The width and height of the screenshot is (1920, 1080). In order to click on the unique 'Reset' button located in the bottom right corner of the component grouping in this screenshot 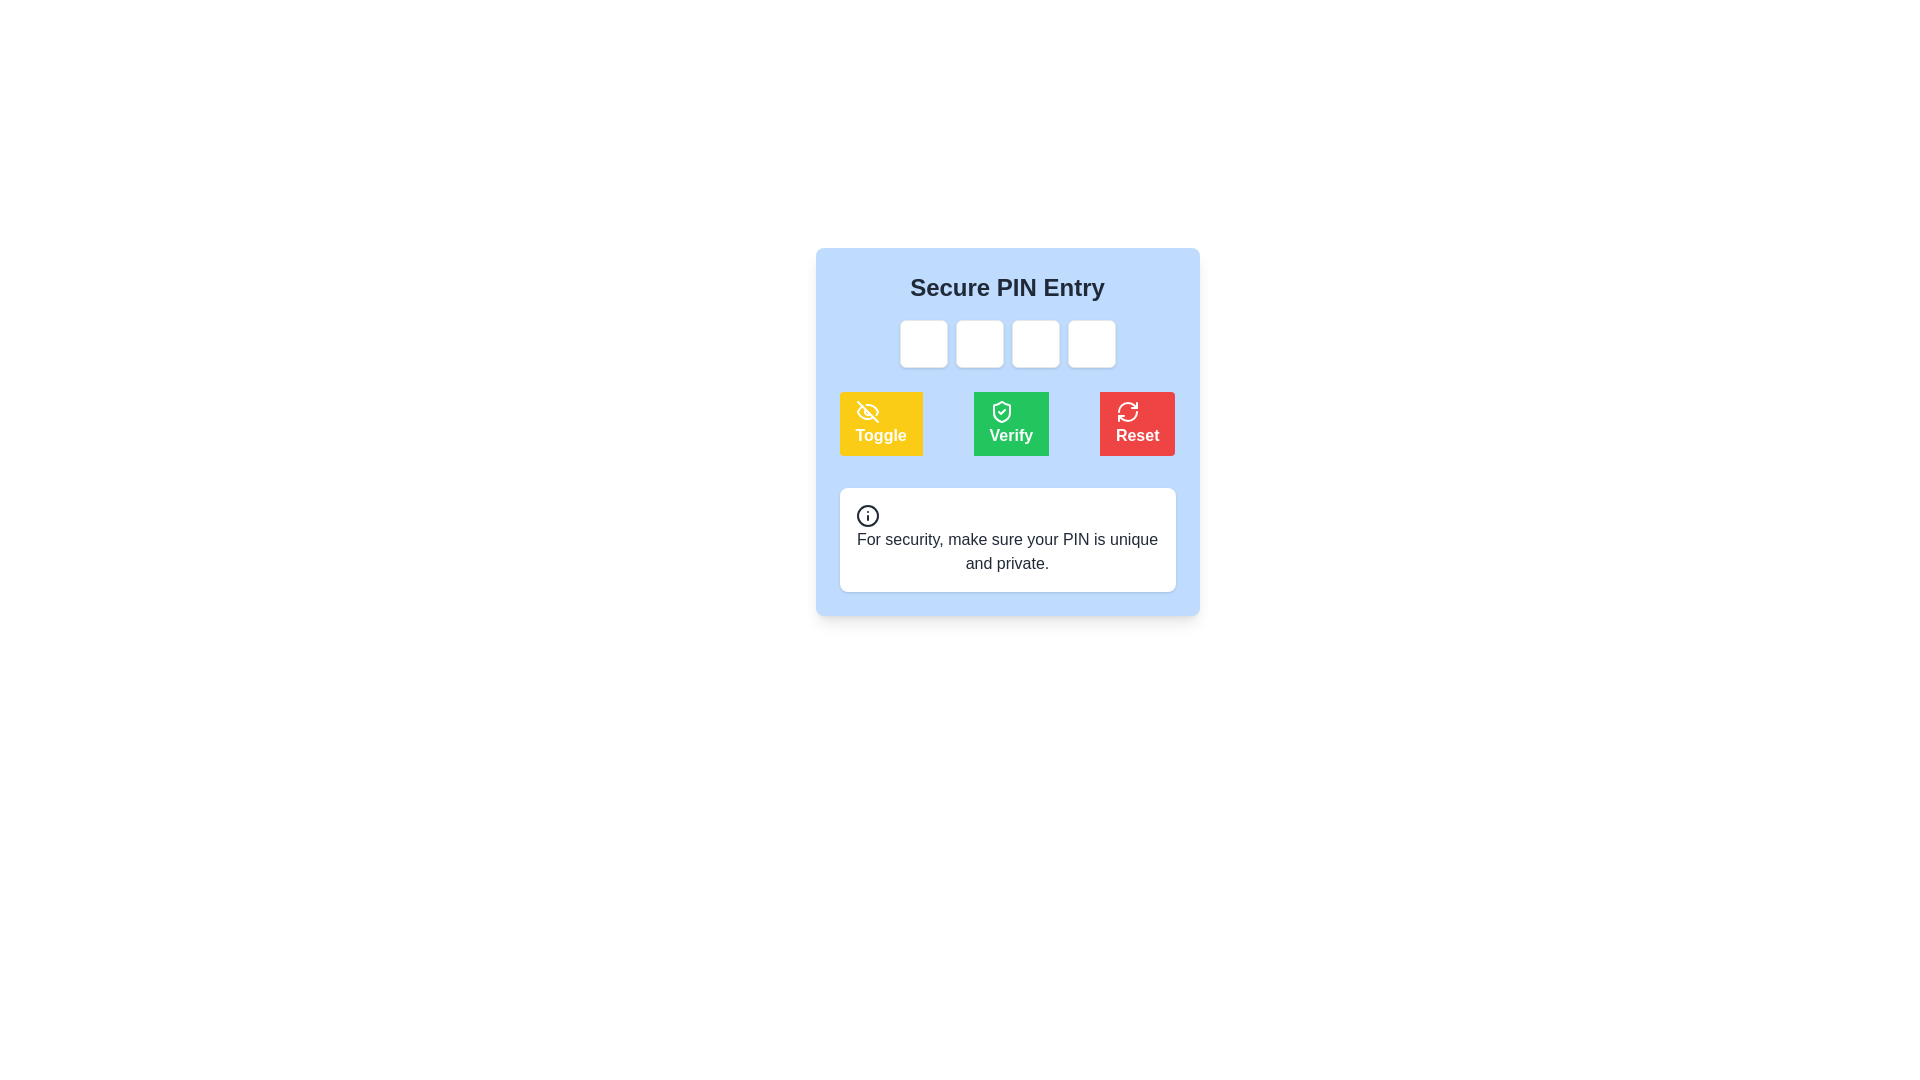, I will do `click(1128, 411)`.